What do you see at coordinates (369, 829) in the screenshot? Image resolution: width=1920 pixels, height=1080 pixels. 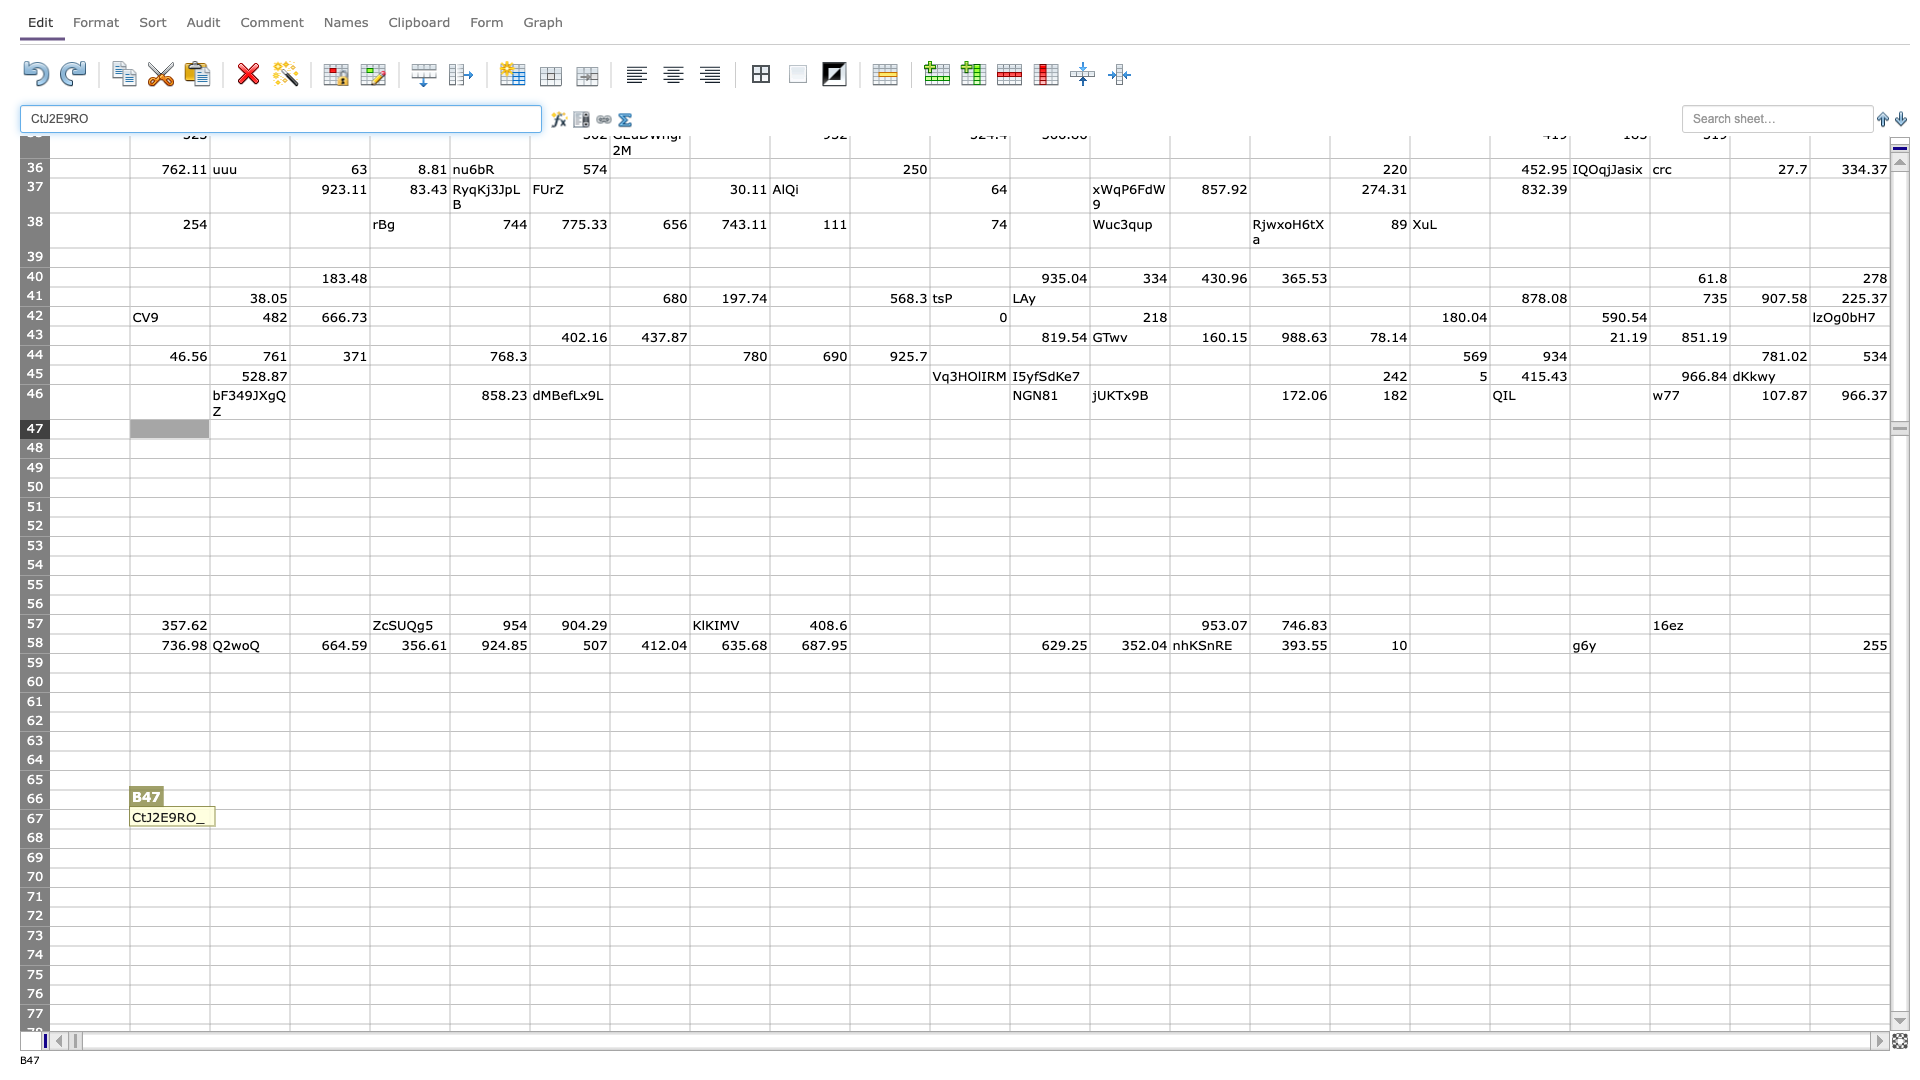 I see `bottom right corner of cell D67` at bounding box center [369, 829].